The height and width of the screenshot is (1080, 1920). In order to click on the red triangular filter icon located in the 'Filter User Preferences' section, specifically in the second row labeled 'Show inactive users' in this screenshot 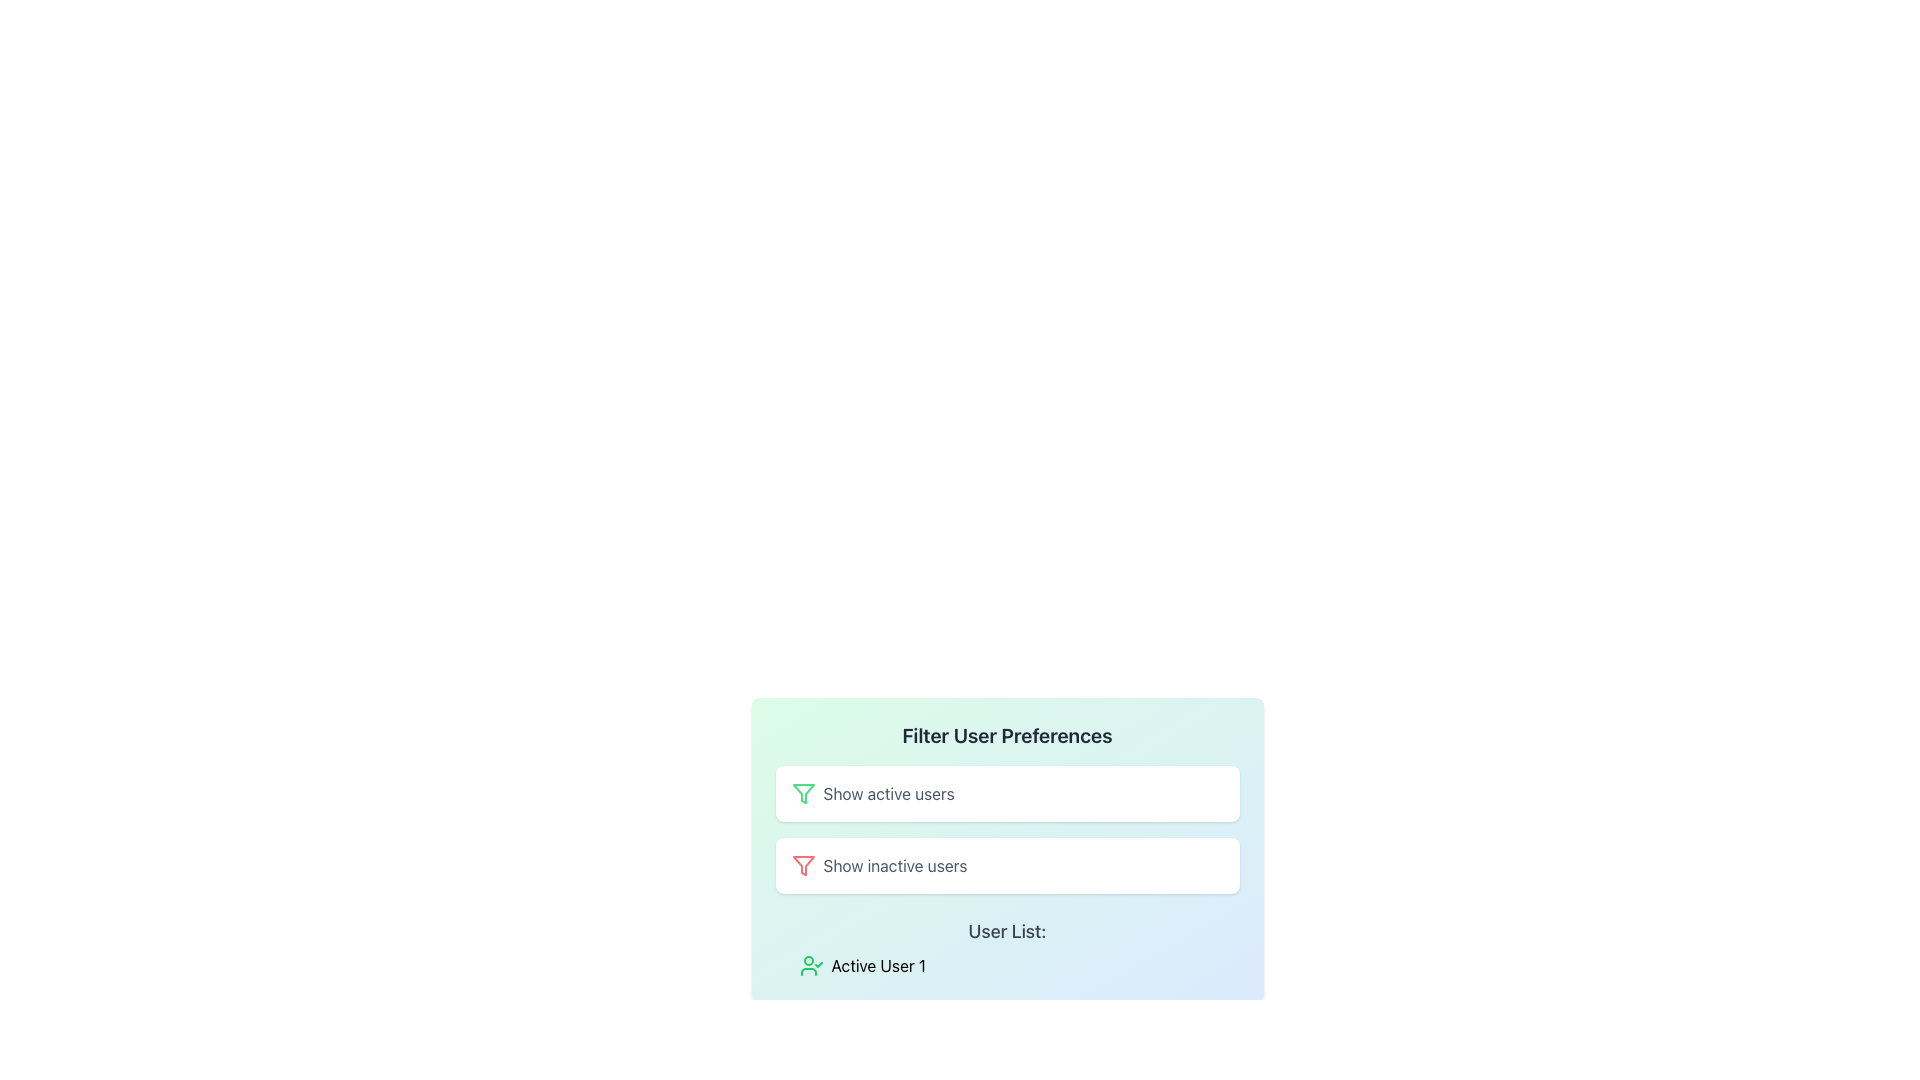, I will do `click(803, 865)`.